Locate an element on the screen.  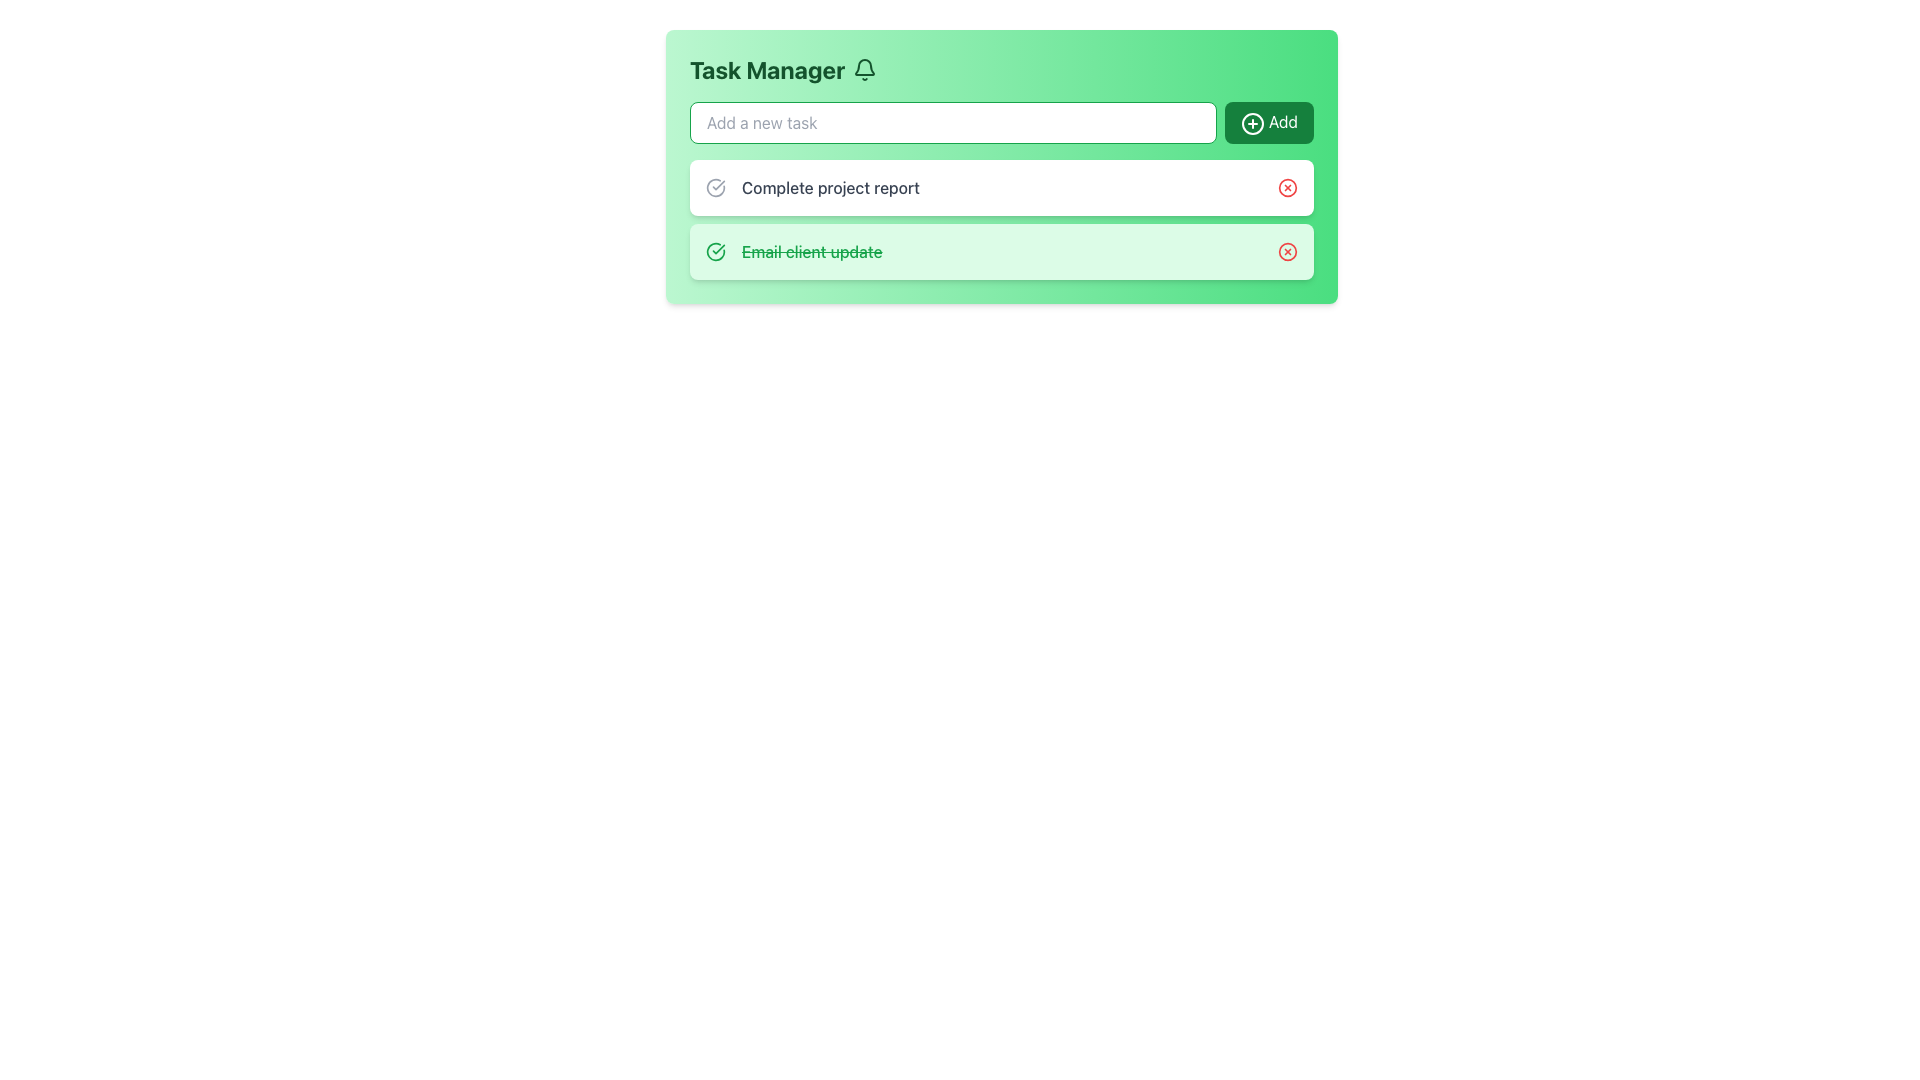
the task item labeled 'Complete project report' is located at coordinates (1002, 188).